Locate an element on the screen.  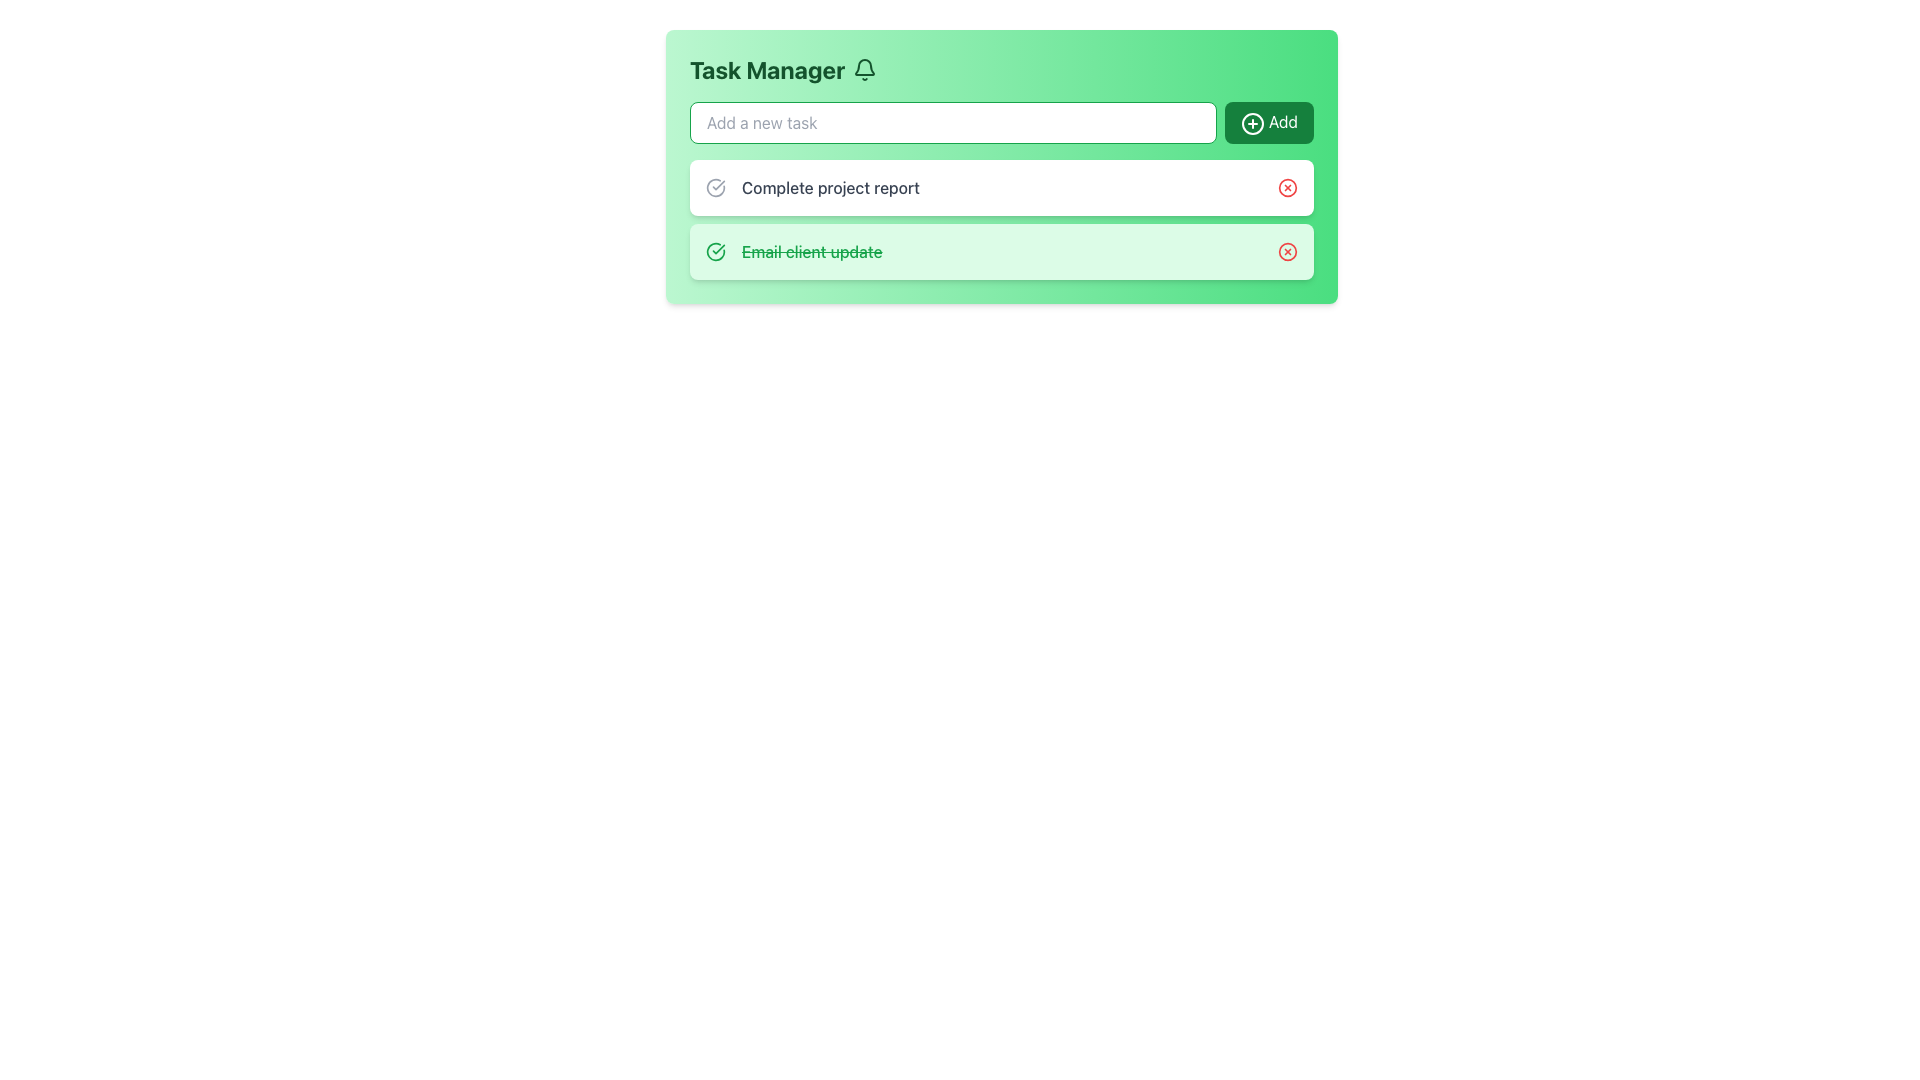
the task item labeled 'Complete project report' is located at coordinates (1002, 188).